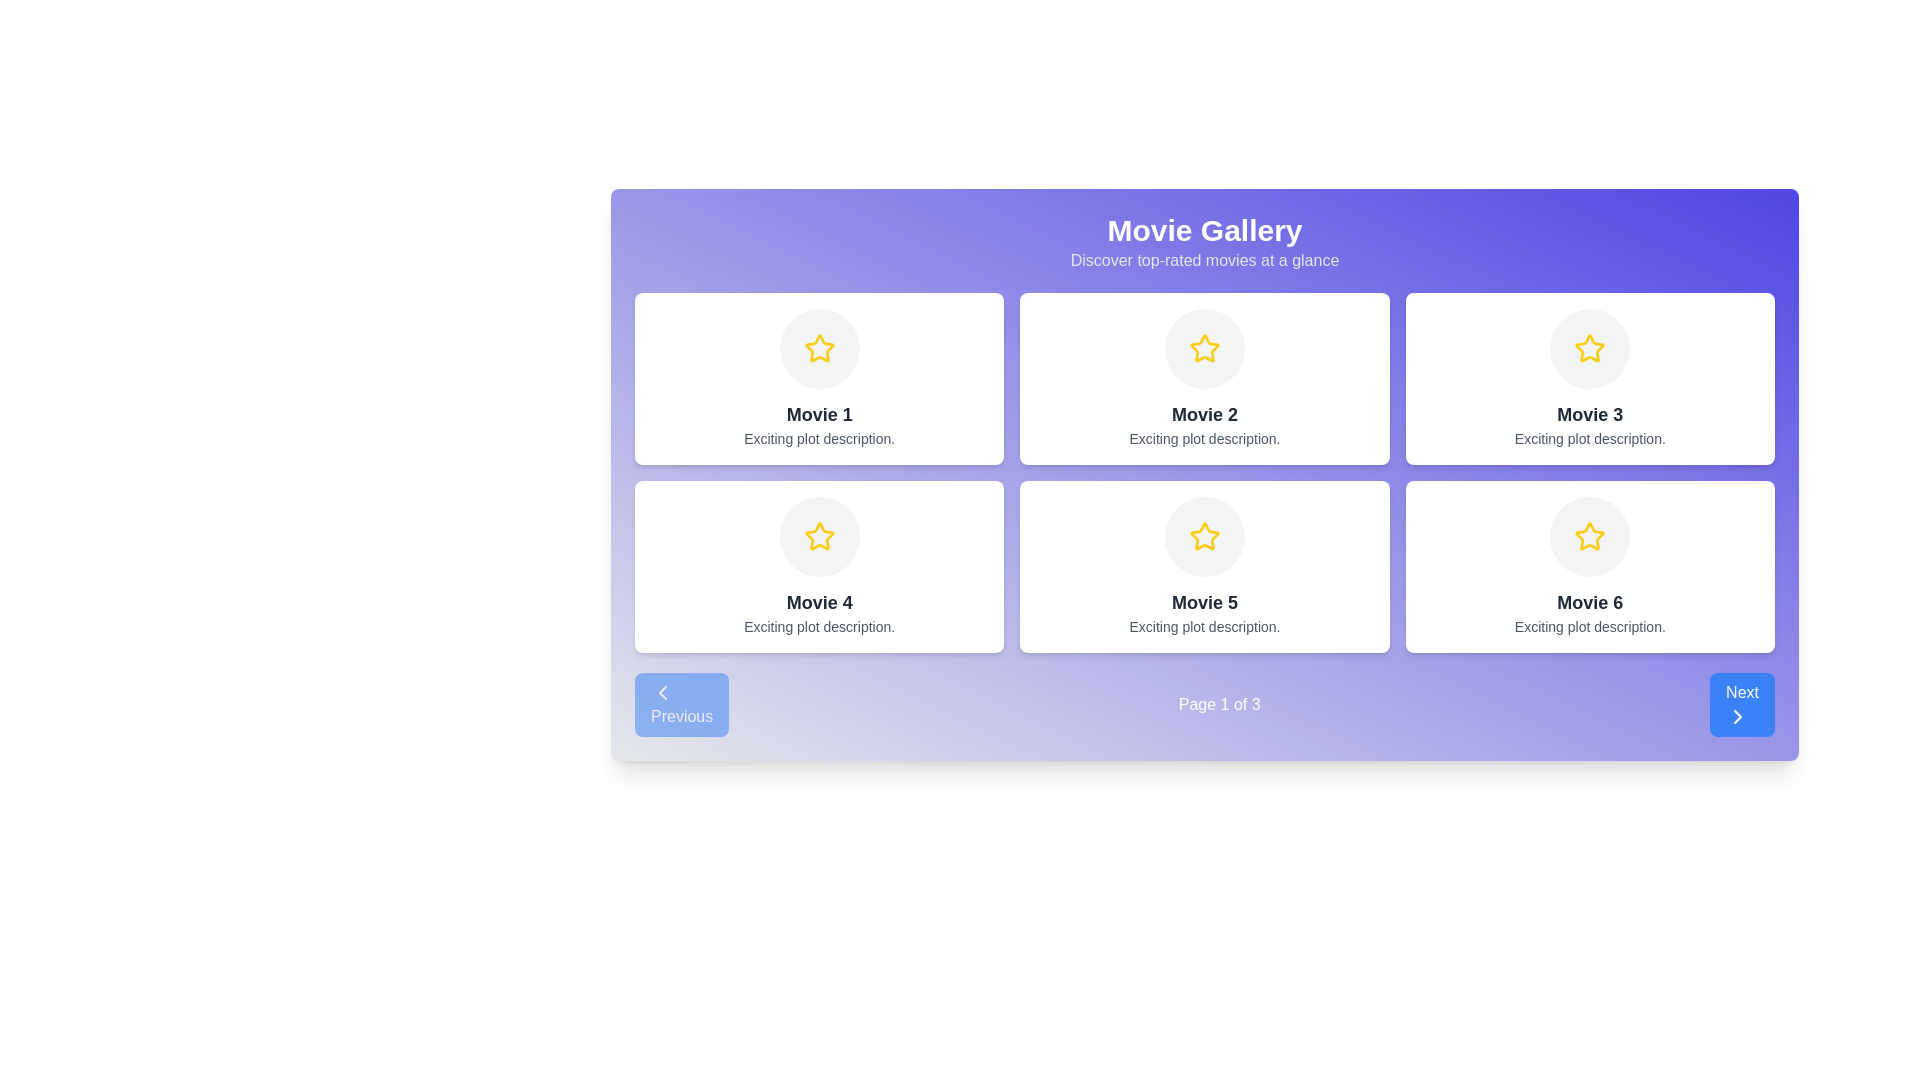  I want to click on the Text Label that displays the current page number and total pages, located centrally below the grid of movie cards, positioned between 'Previous' and 'Next' navigation buttons, so click(1218, 704).